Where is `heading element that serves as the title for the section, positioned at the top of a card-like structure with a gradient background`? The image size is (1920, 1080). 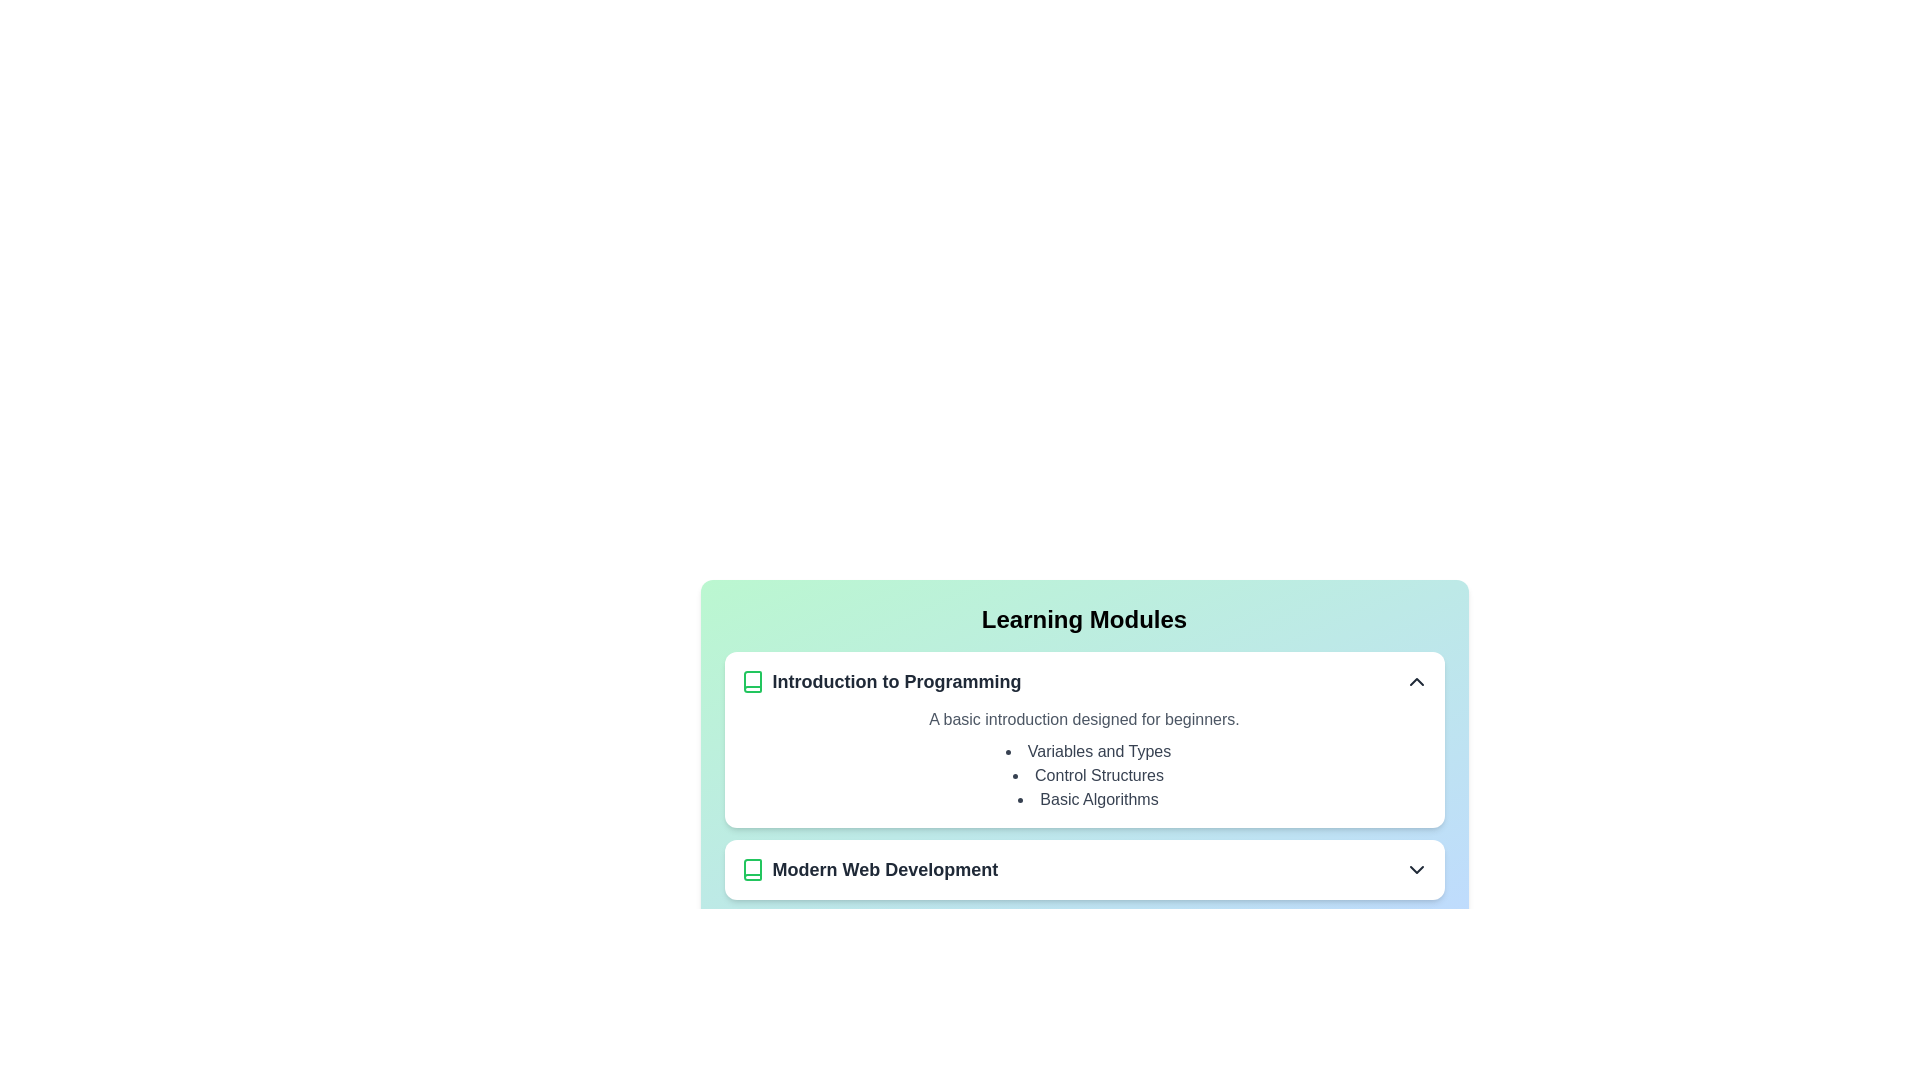
heading element that serves as the title for the section, positioned at the top of a card-like structure with a gradient background is located at coordinates (1083, 619).